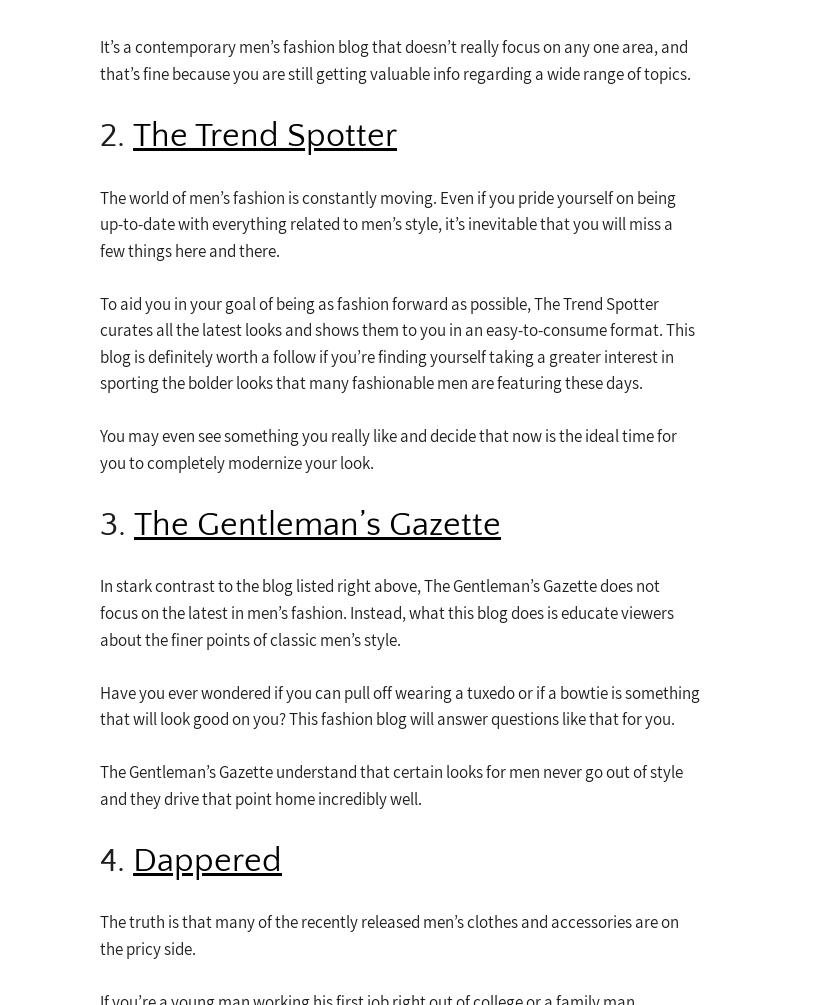 The height and width of the screenshot is (1005, 820). I want to click on 'The Gentleman’s Gazette understand that certain looks for men never go out of style and they drive that point home incredibly well.', so click(391, 785).